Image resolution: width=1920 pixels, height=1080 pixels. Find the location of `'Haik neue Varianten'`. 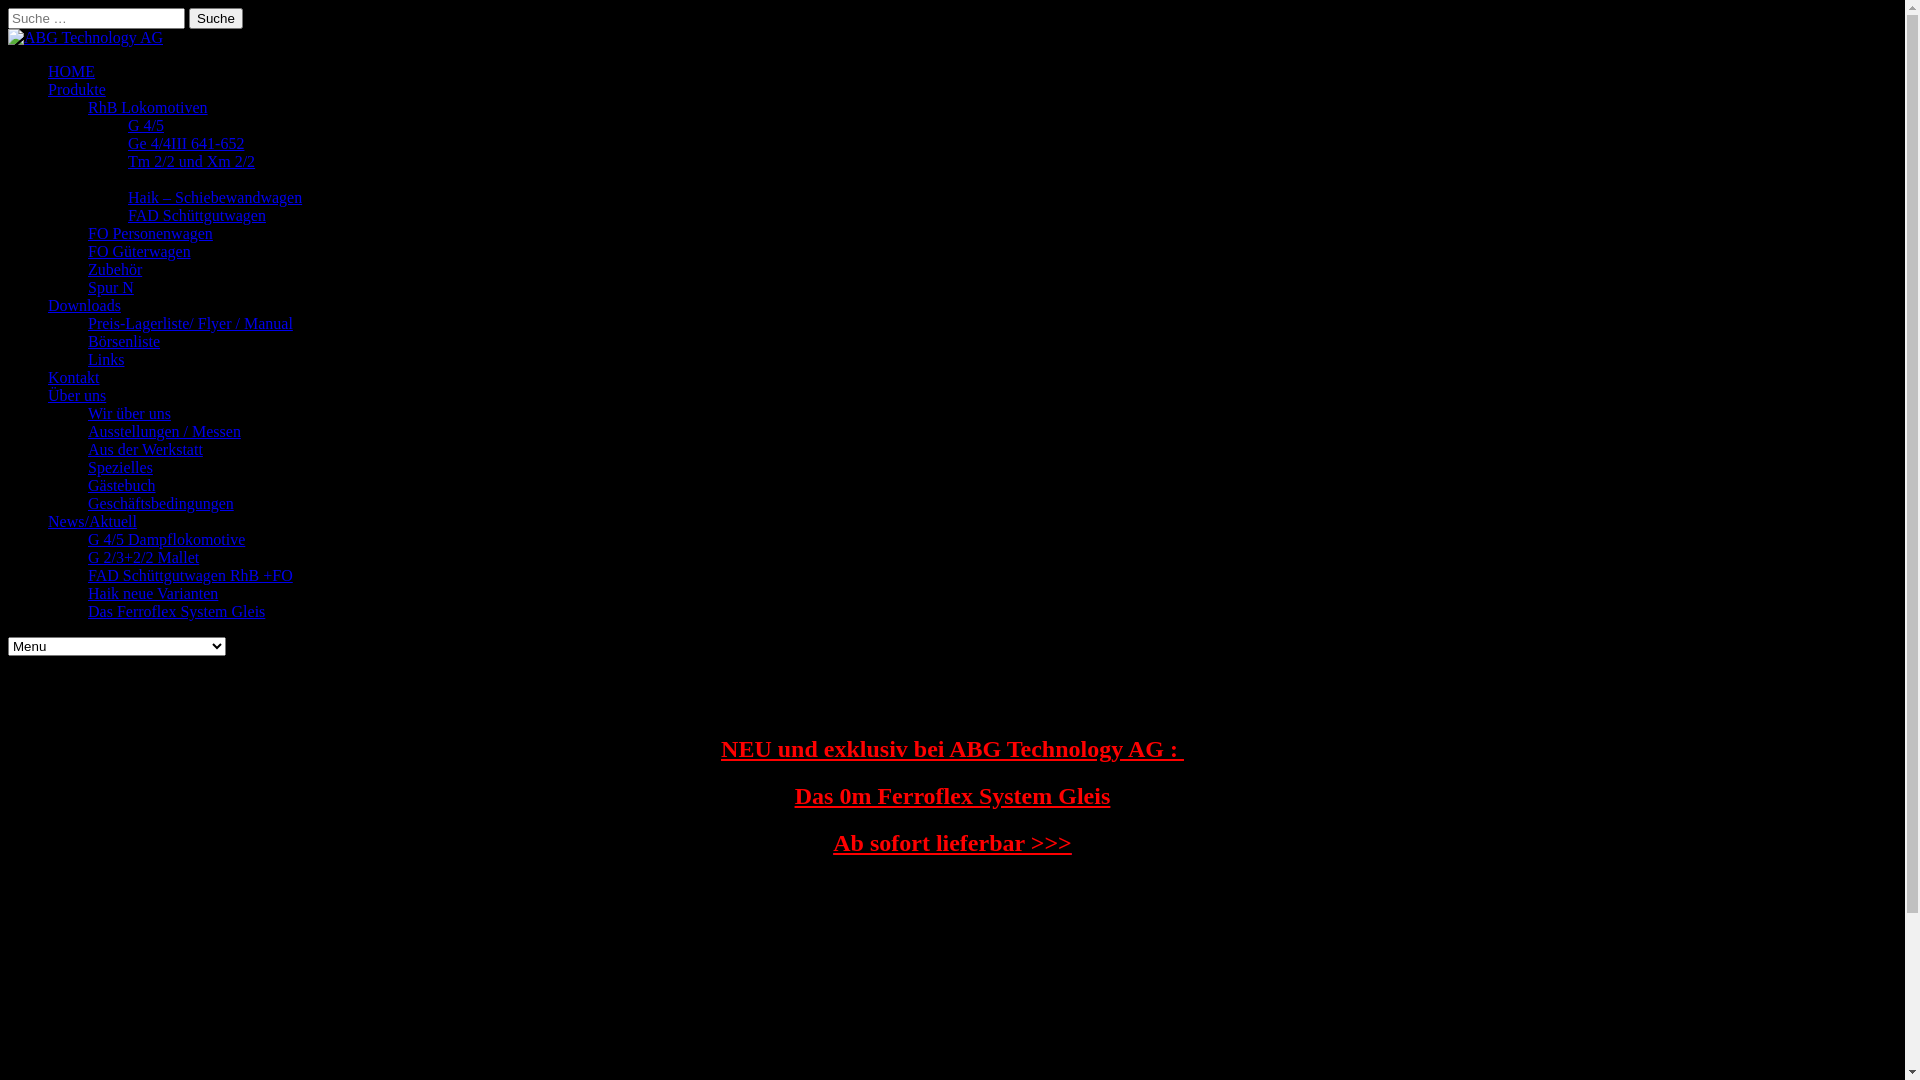

'Haik neue Varianten' is located at coordinates (152, 592).